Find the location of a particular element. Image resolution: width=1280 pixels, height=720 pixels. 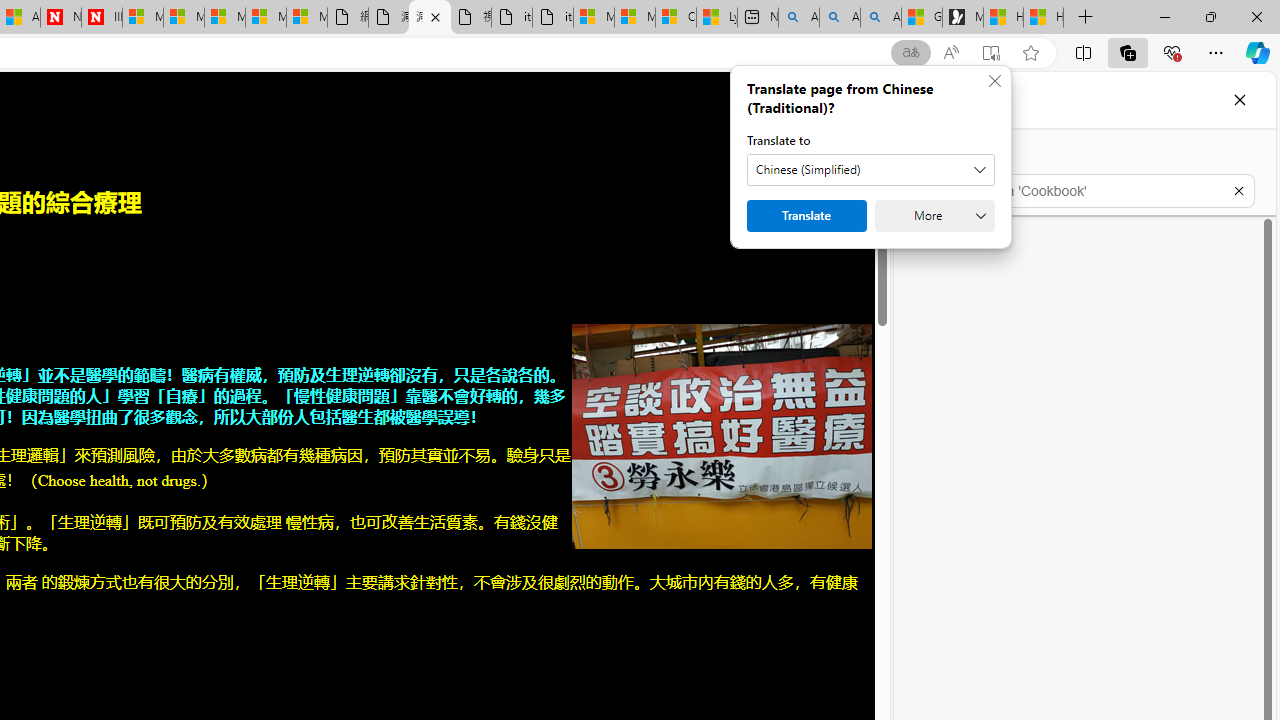

'Illness news & latest pictures from Newsweek.com' is located at coordinates (100, 17).